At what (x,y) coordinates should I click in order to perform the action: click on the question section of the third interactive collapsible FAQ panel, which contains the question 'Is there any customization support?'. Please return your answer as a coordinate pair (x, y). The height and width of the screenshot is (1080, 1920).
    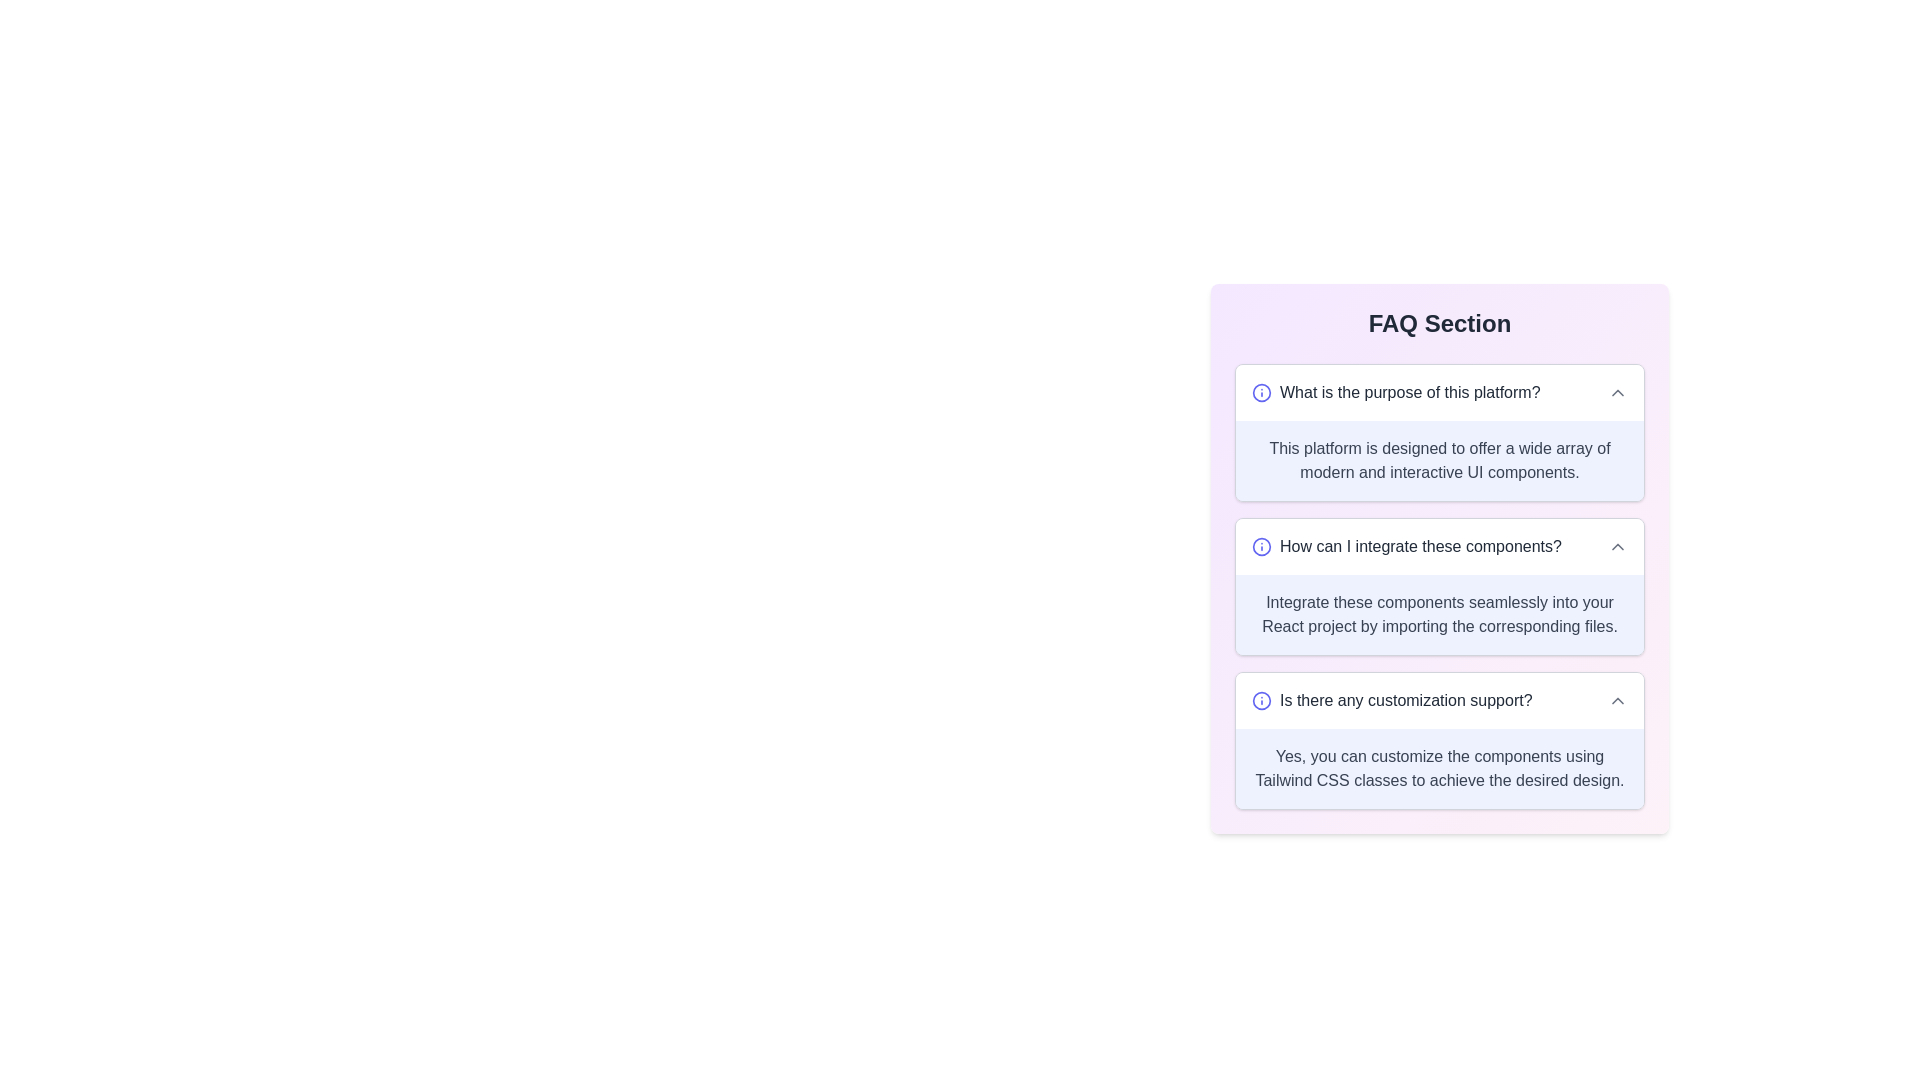
    Looking at the image, I should click on (1440, 740).